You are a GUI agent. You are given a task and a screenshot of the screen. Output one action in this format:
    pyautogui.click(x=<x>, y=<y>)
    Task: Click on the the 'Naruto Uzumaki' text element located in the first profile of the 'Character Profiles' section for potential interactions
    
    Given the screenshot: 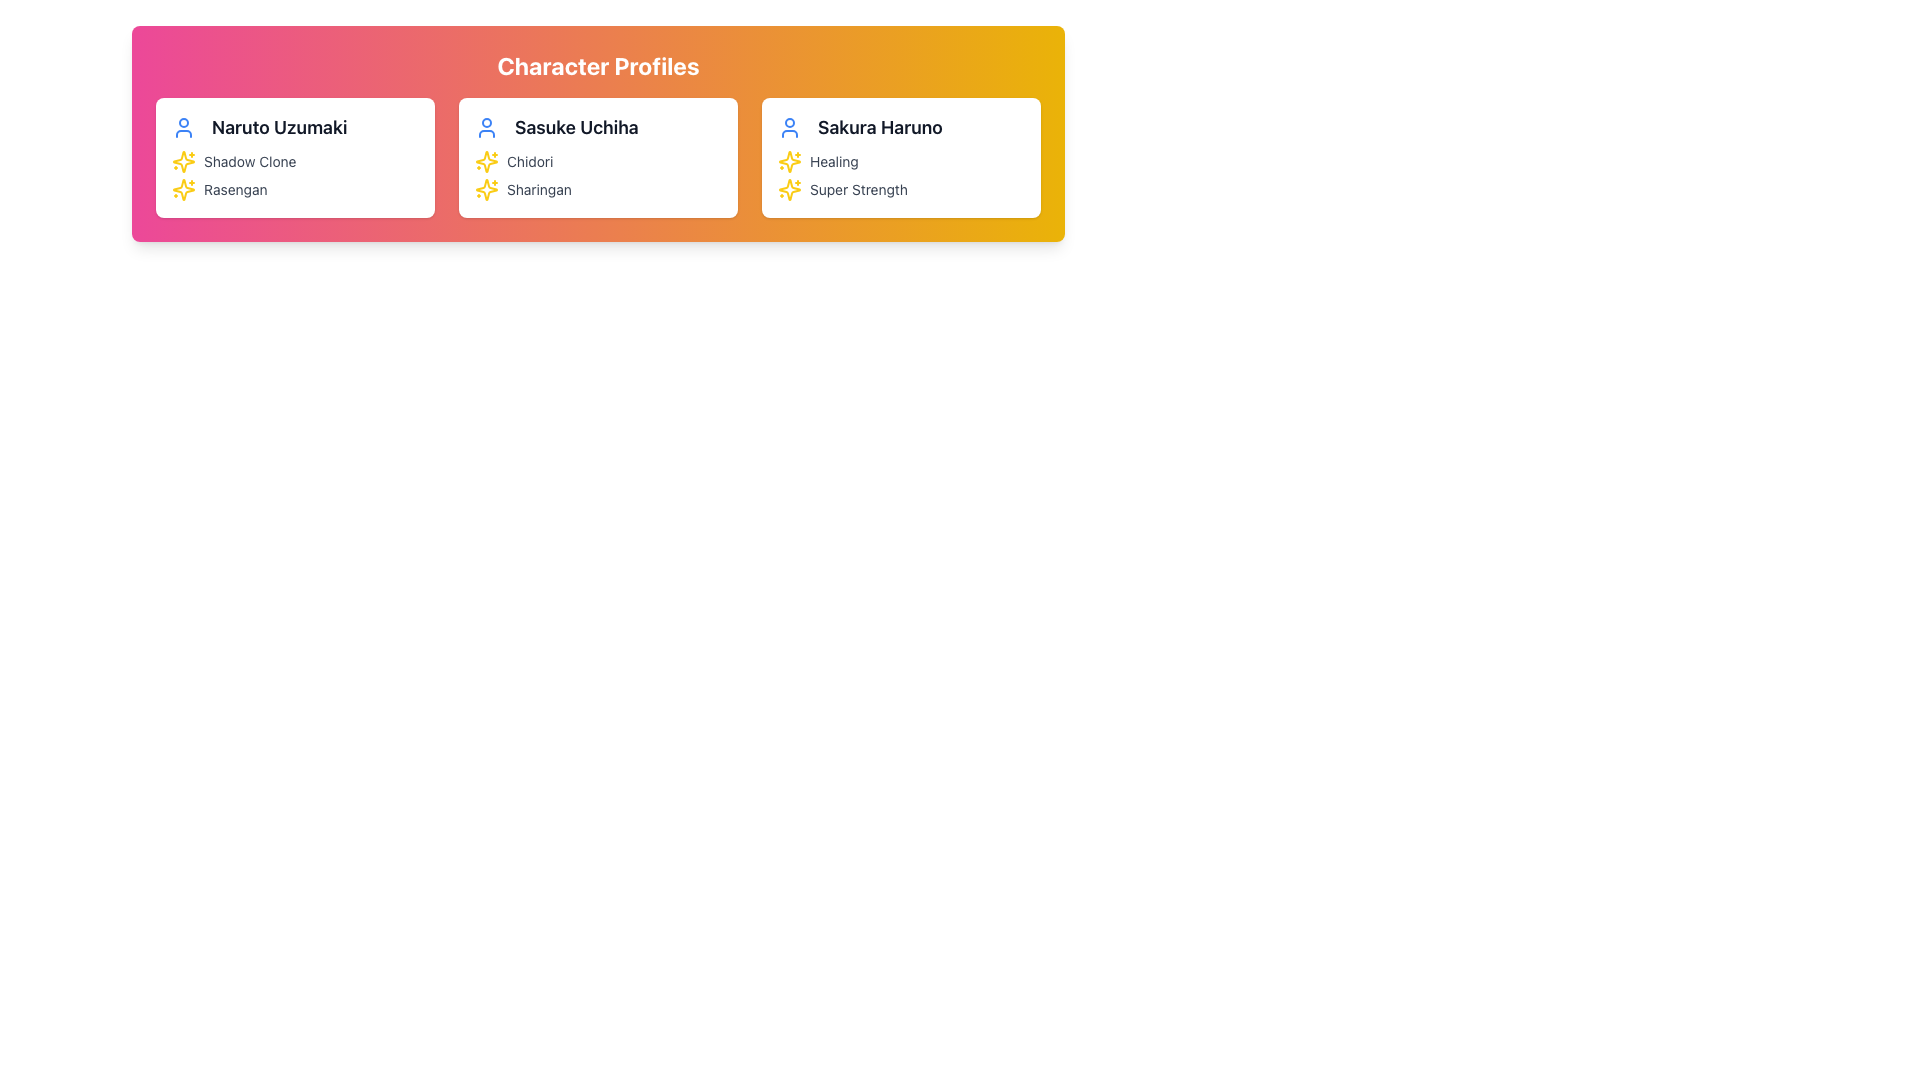 What is the action you would take?
    pyautogui.click(x=294, y=127)
    